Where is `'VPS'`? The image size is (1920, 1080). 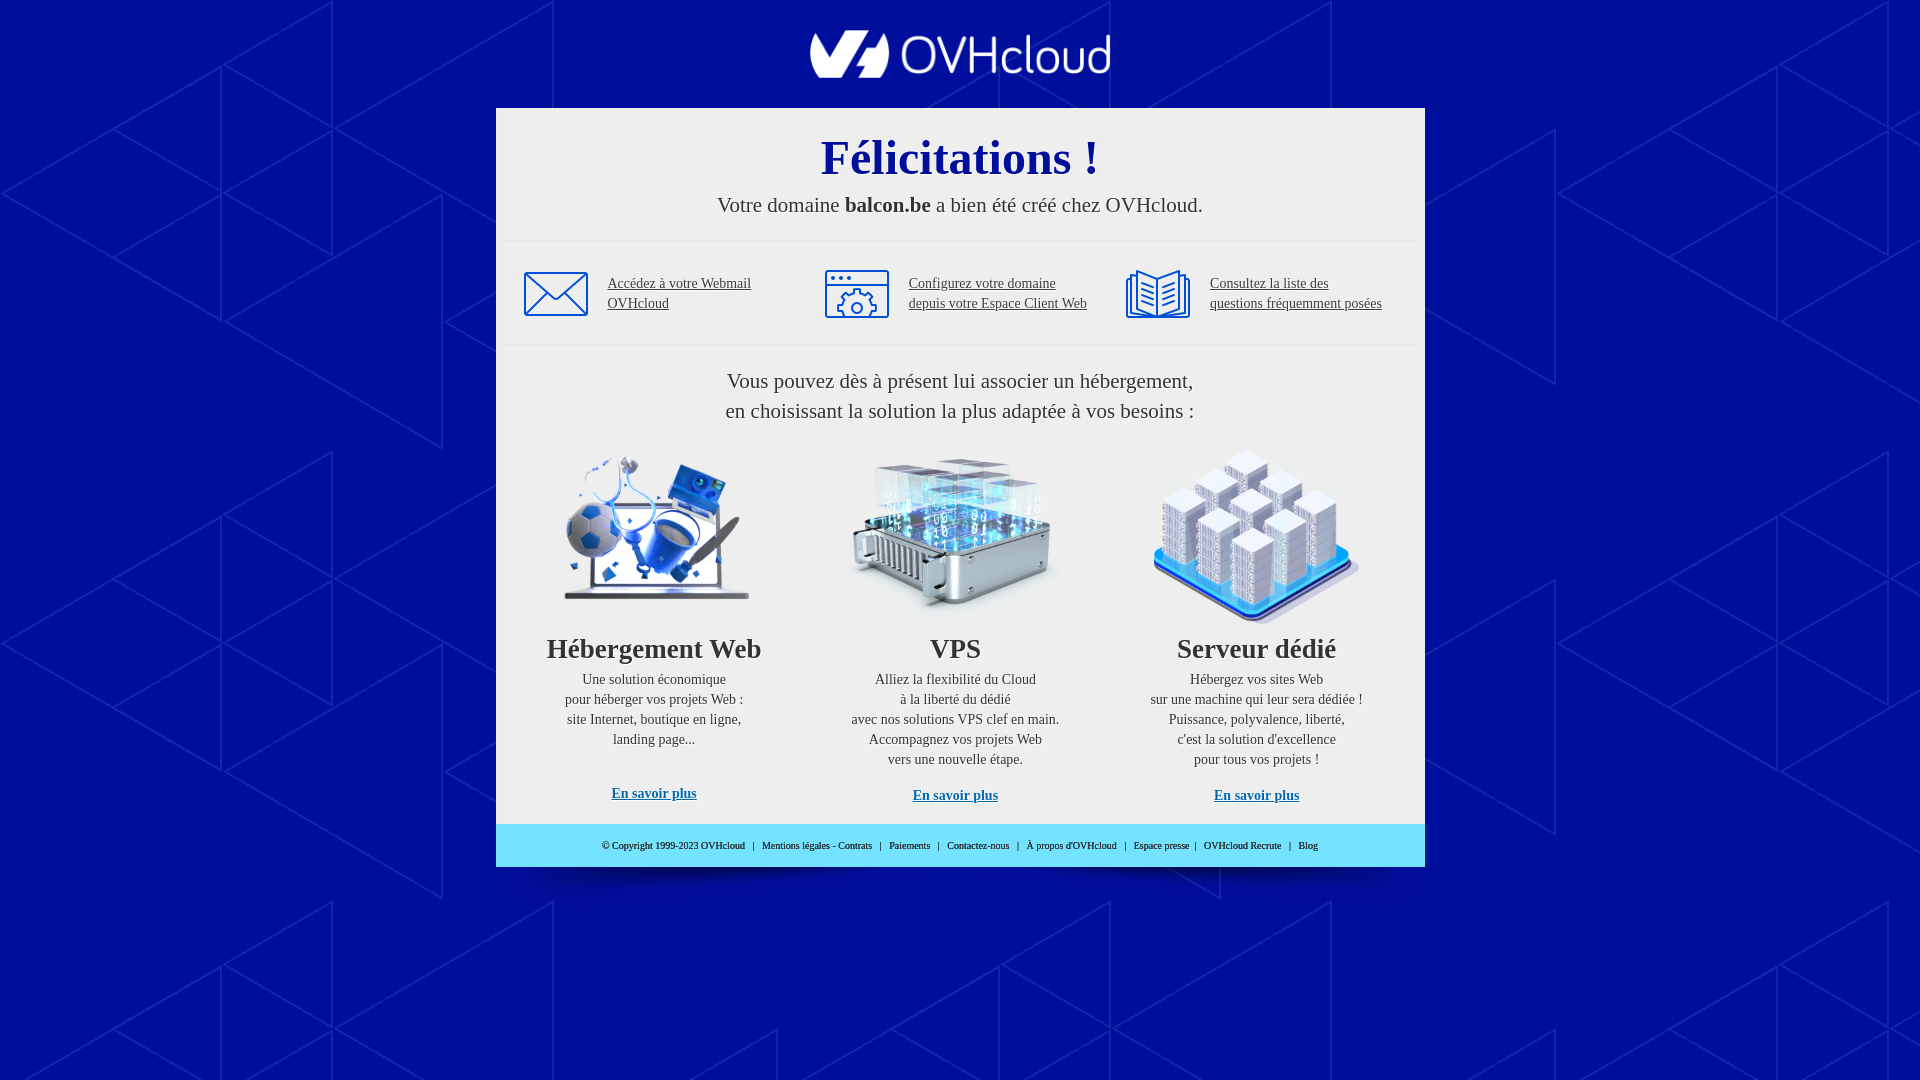
'VPS' is located at coordinates (954, 618).